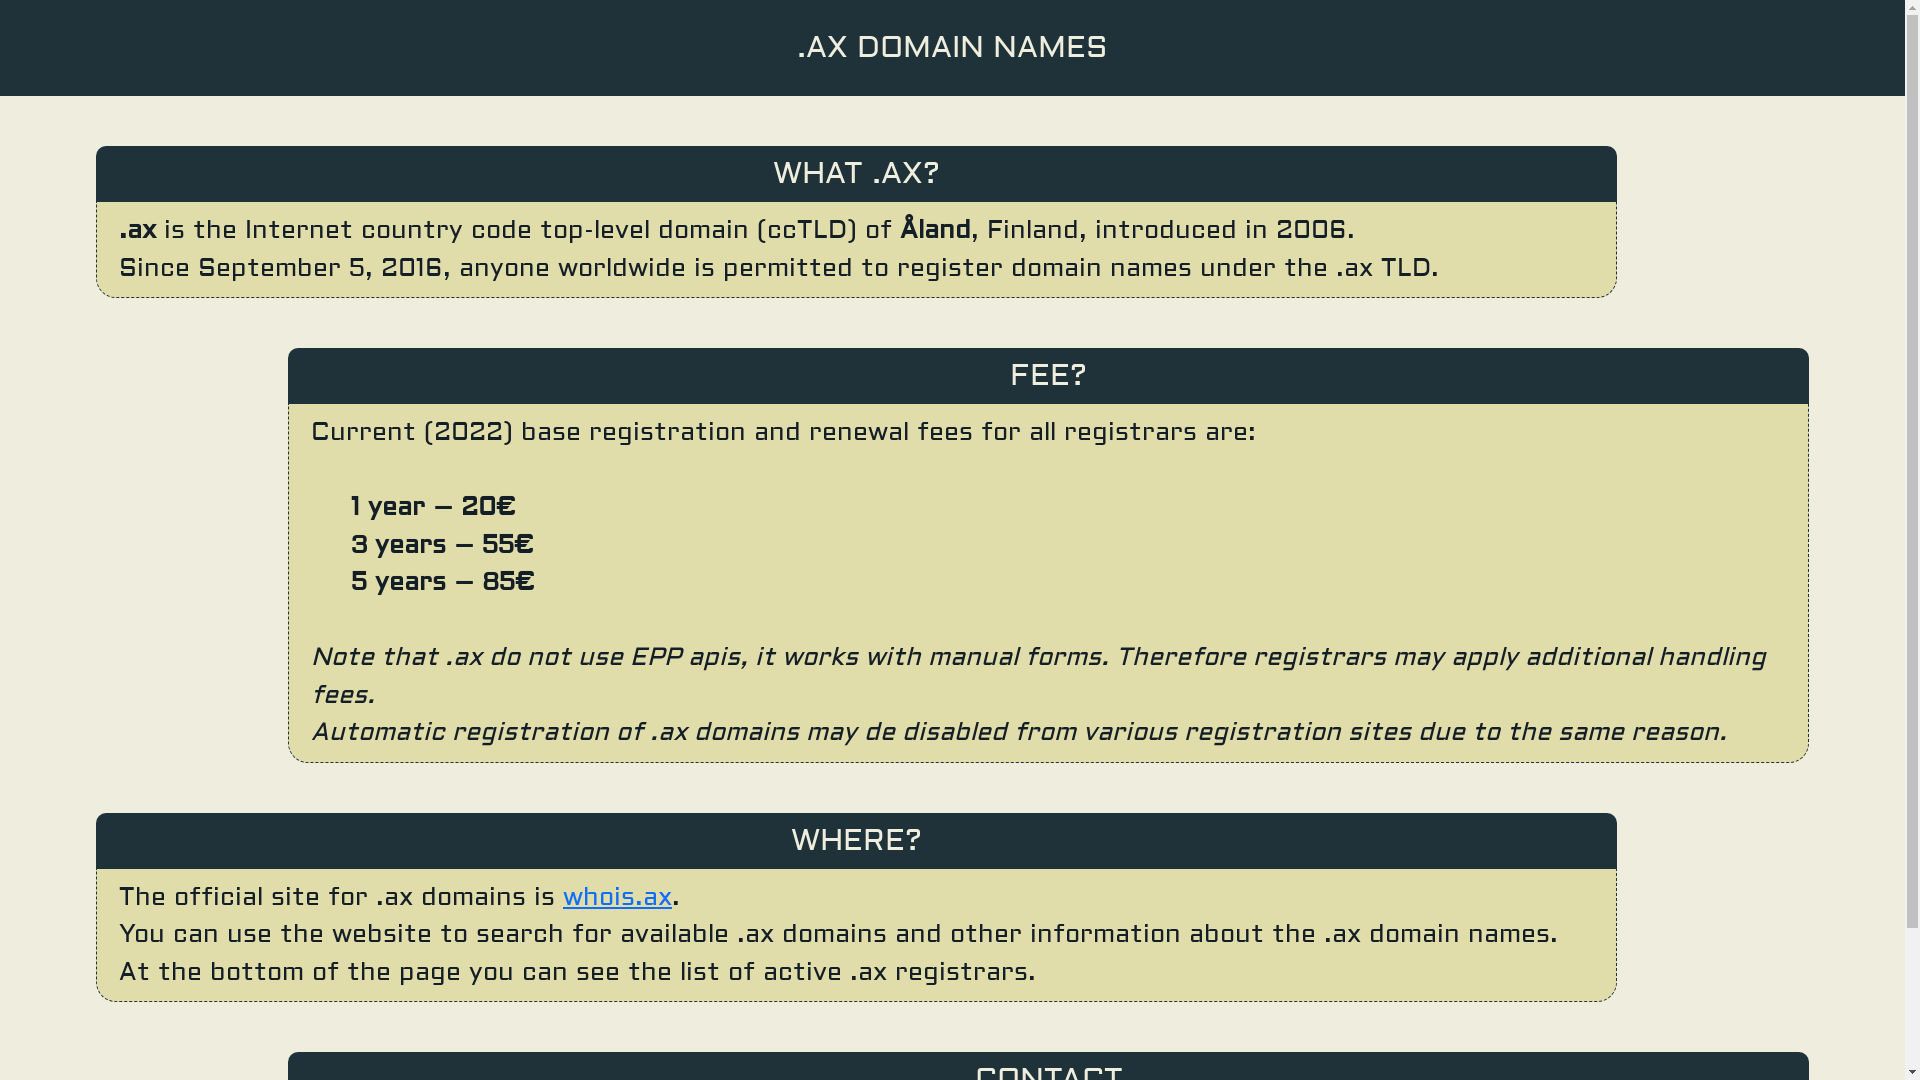  What do you see at coordinates (616, 896) in the screenshot?
I see `'whois.ax'` at bounding box center [616, 896].